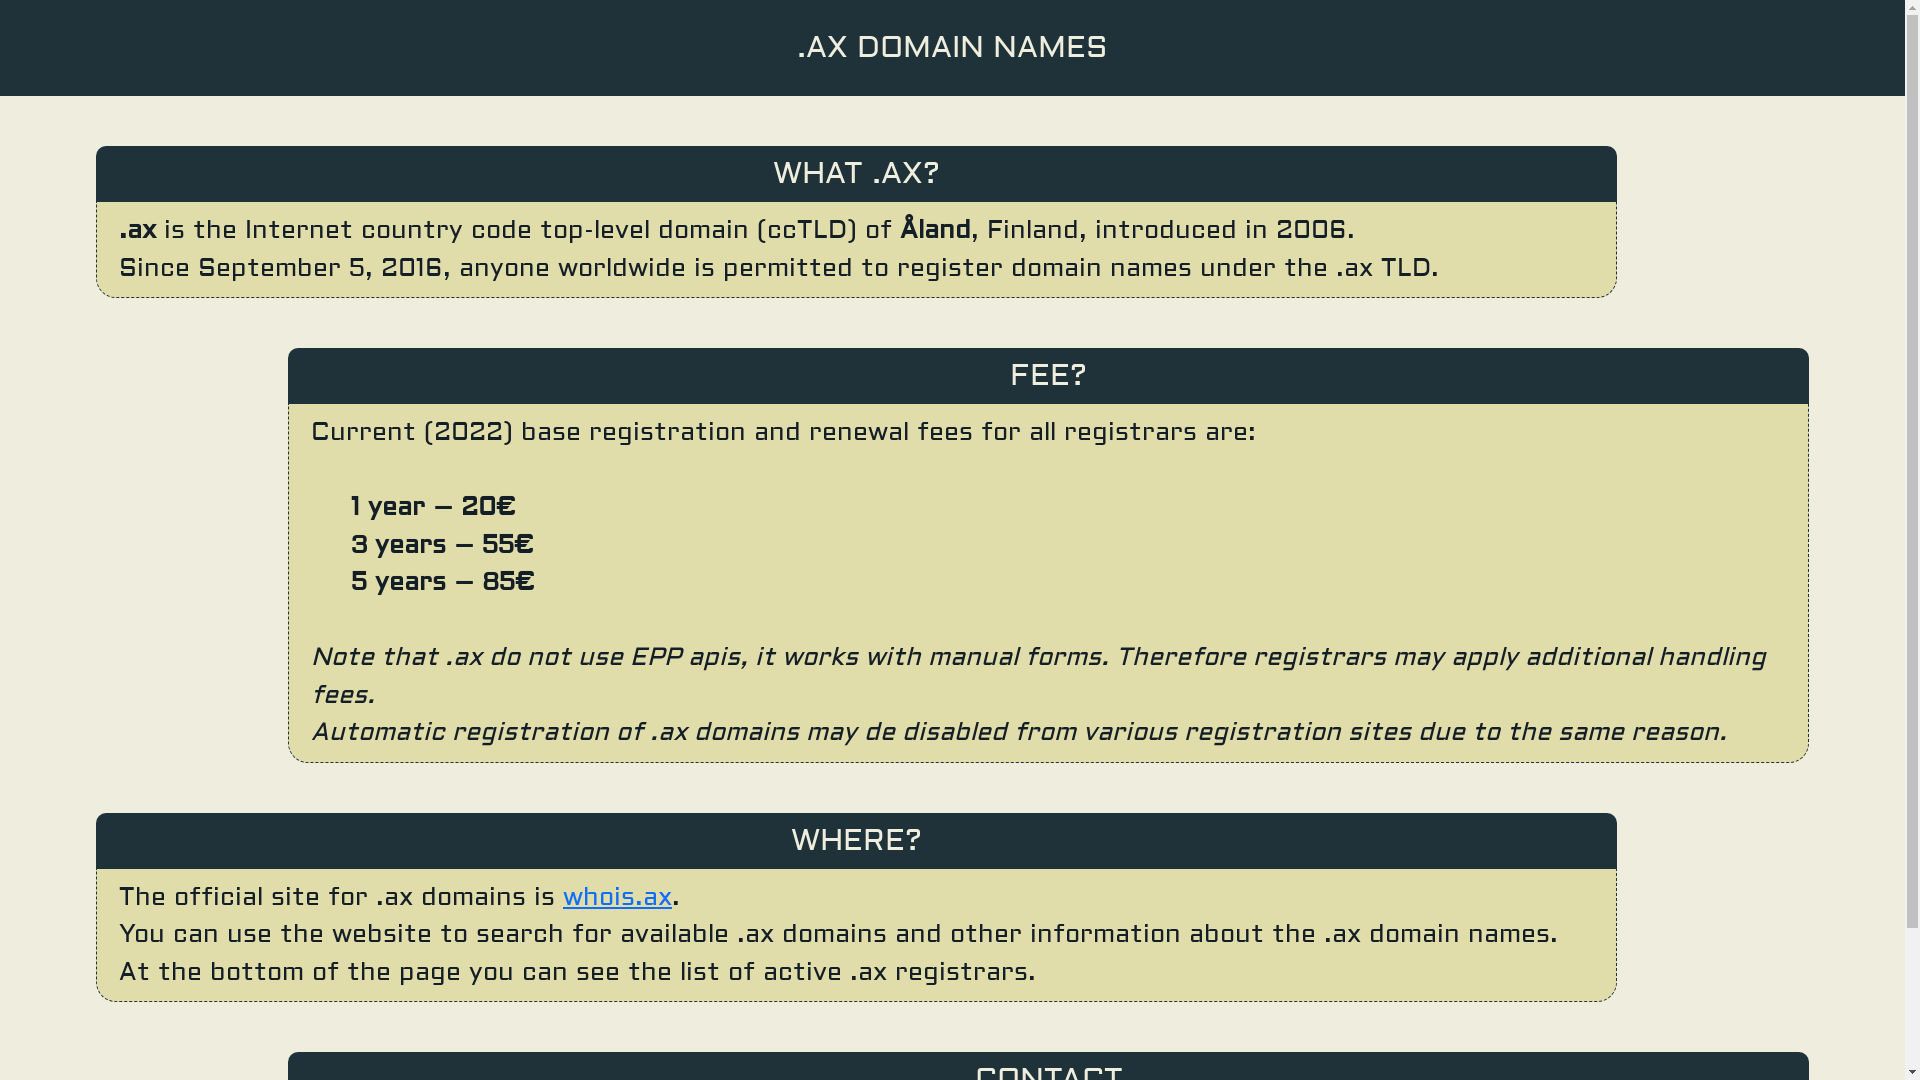  What do you see at coordinates (616, 896) in the screenshot?
I see `'whois.ax'` at bounding box center [616, 896].